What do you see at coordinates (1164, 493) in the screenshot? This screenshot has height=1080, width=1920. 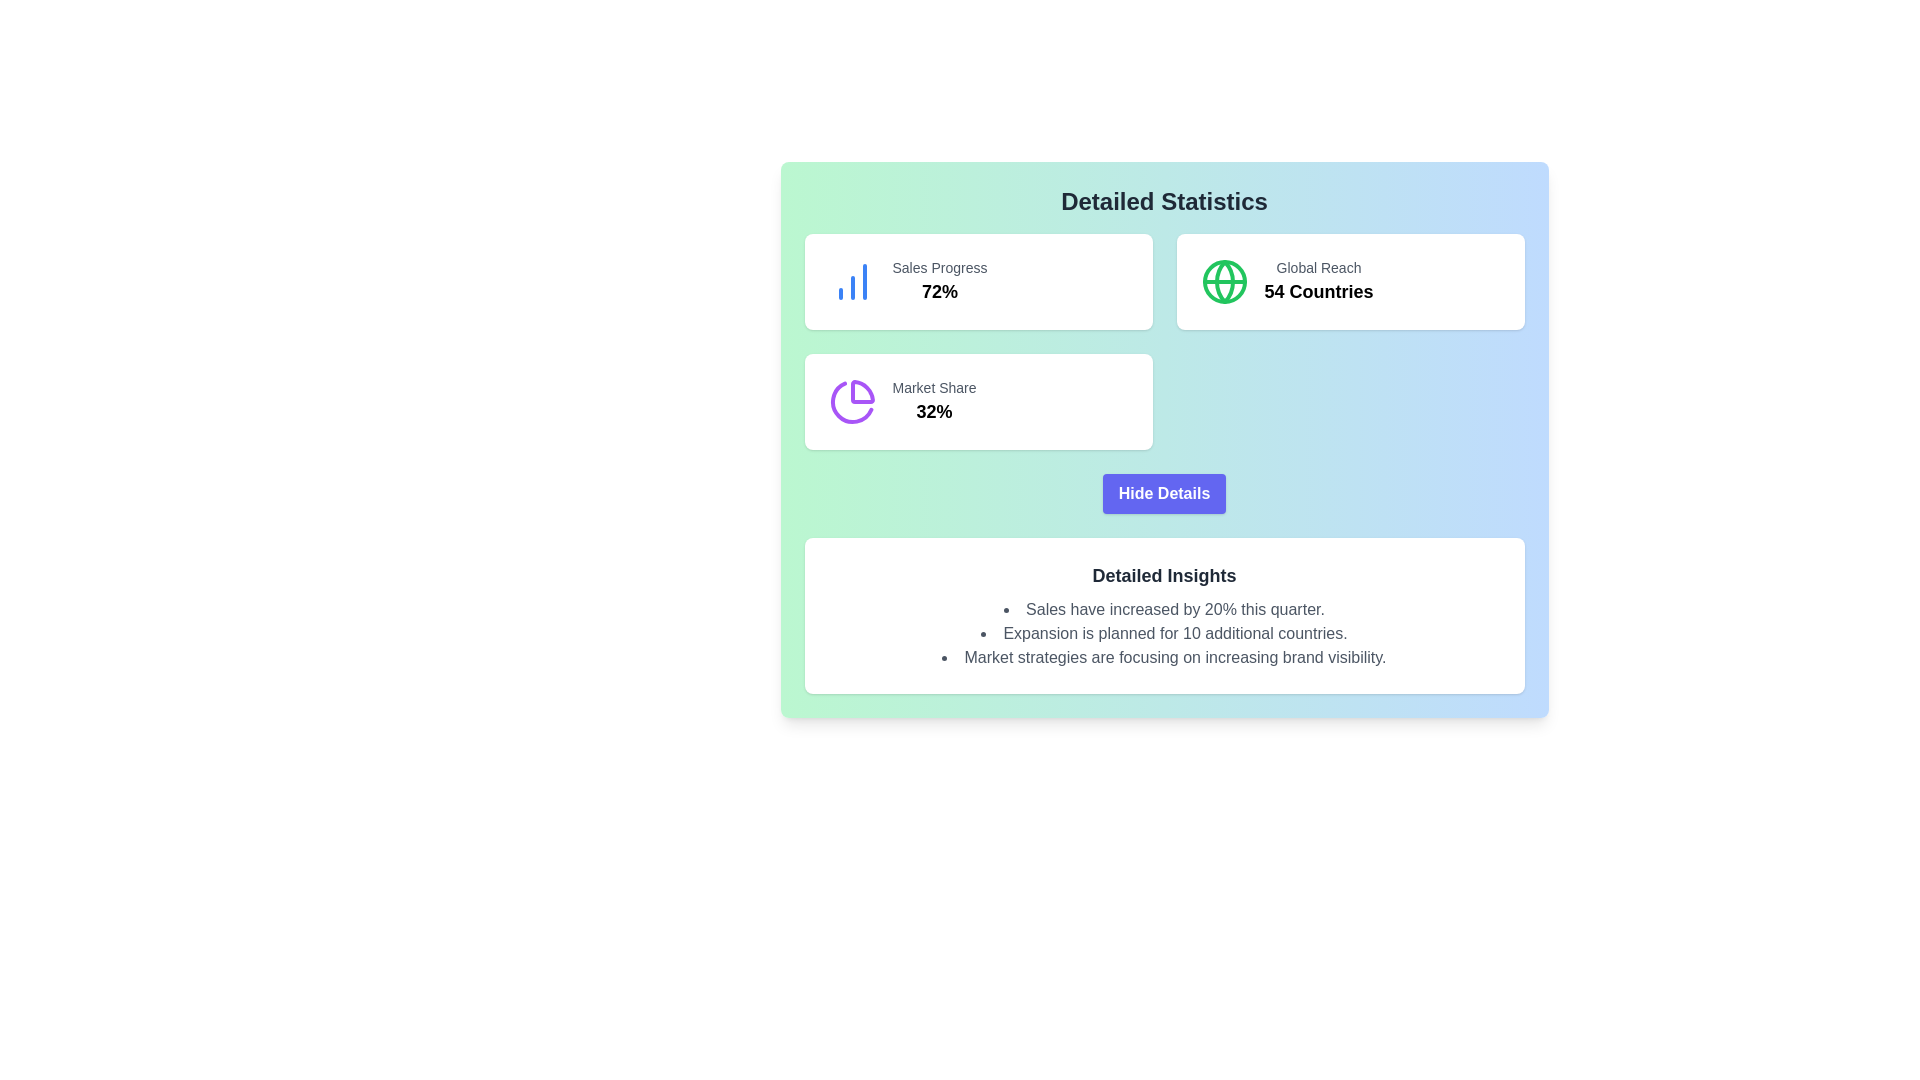 I see `the button that toggles the visibility of detailed information` at bounding box center [1164, 493].